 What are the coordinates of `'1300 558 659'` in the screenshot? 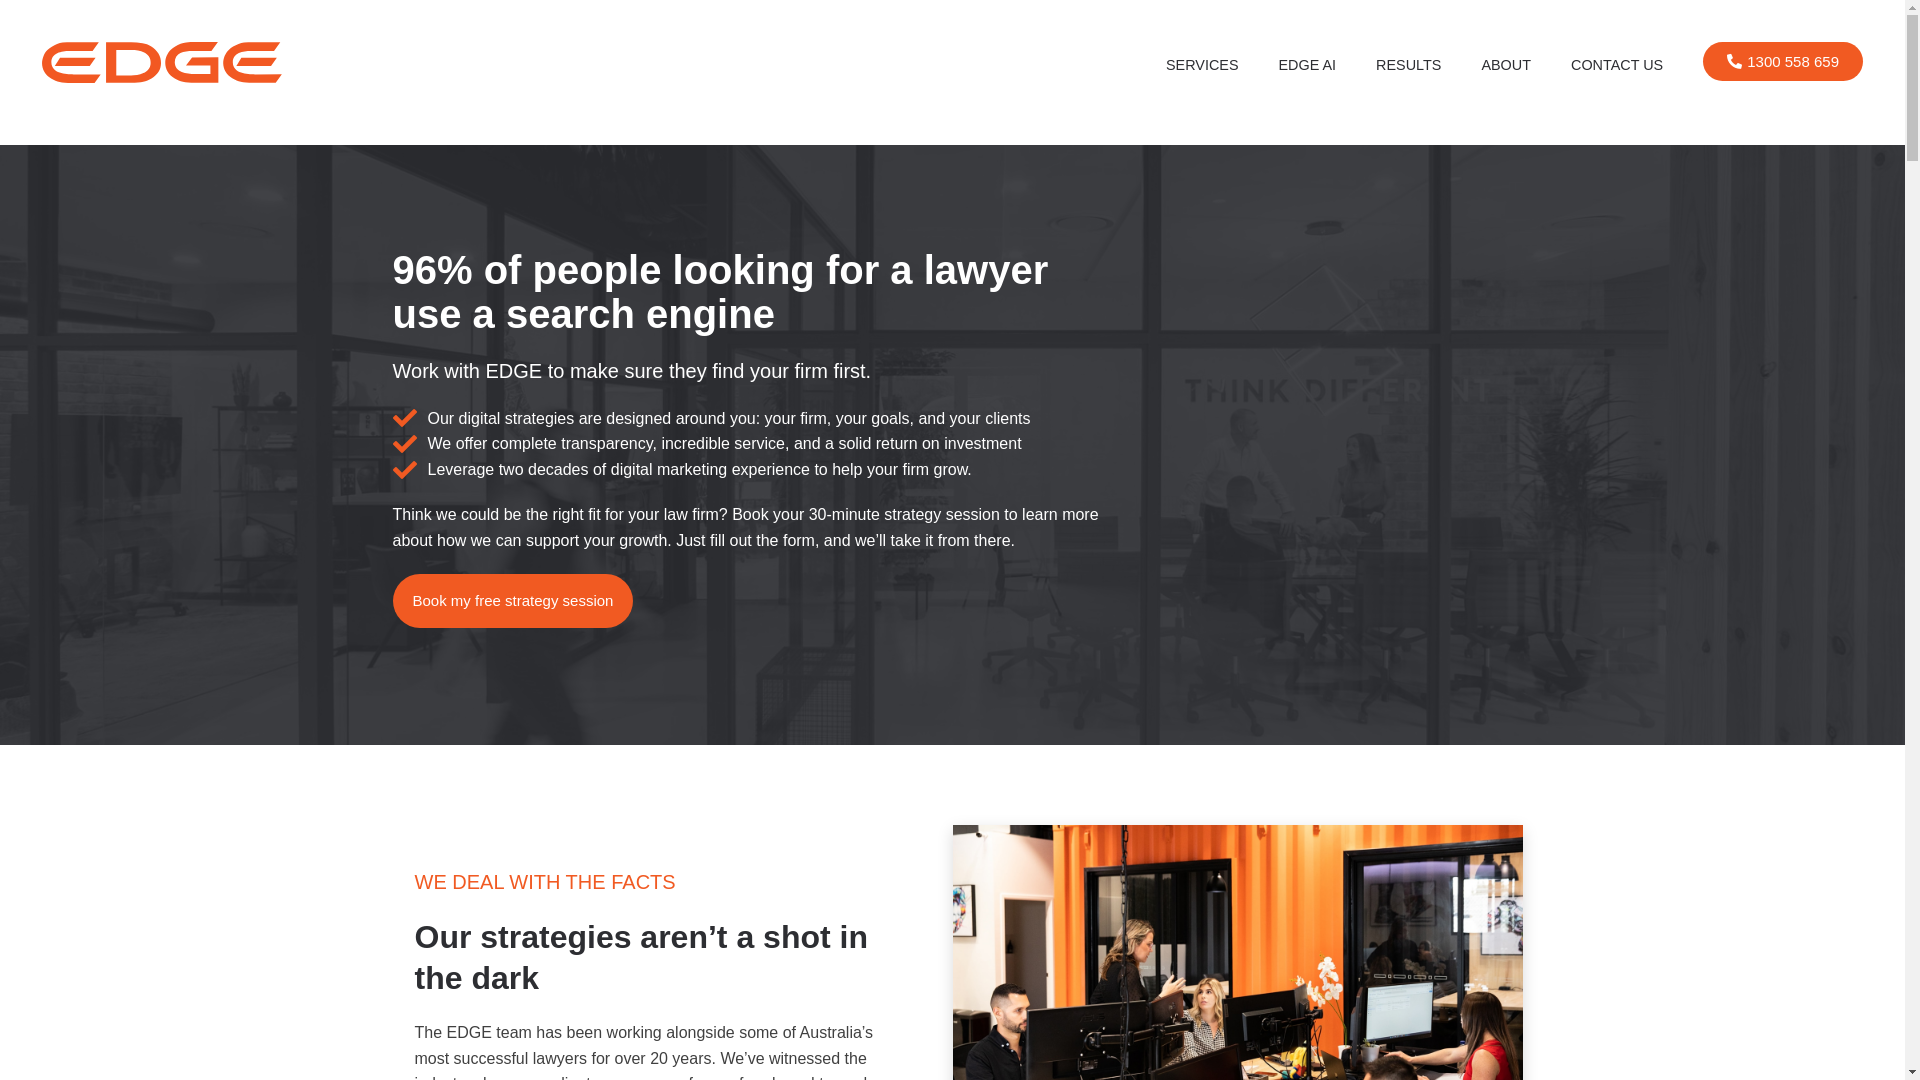 It's located at (1782, 60).